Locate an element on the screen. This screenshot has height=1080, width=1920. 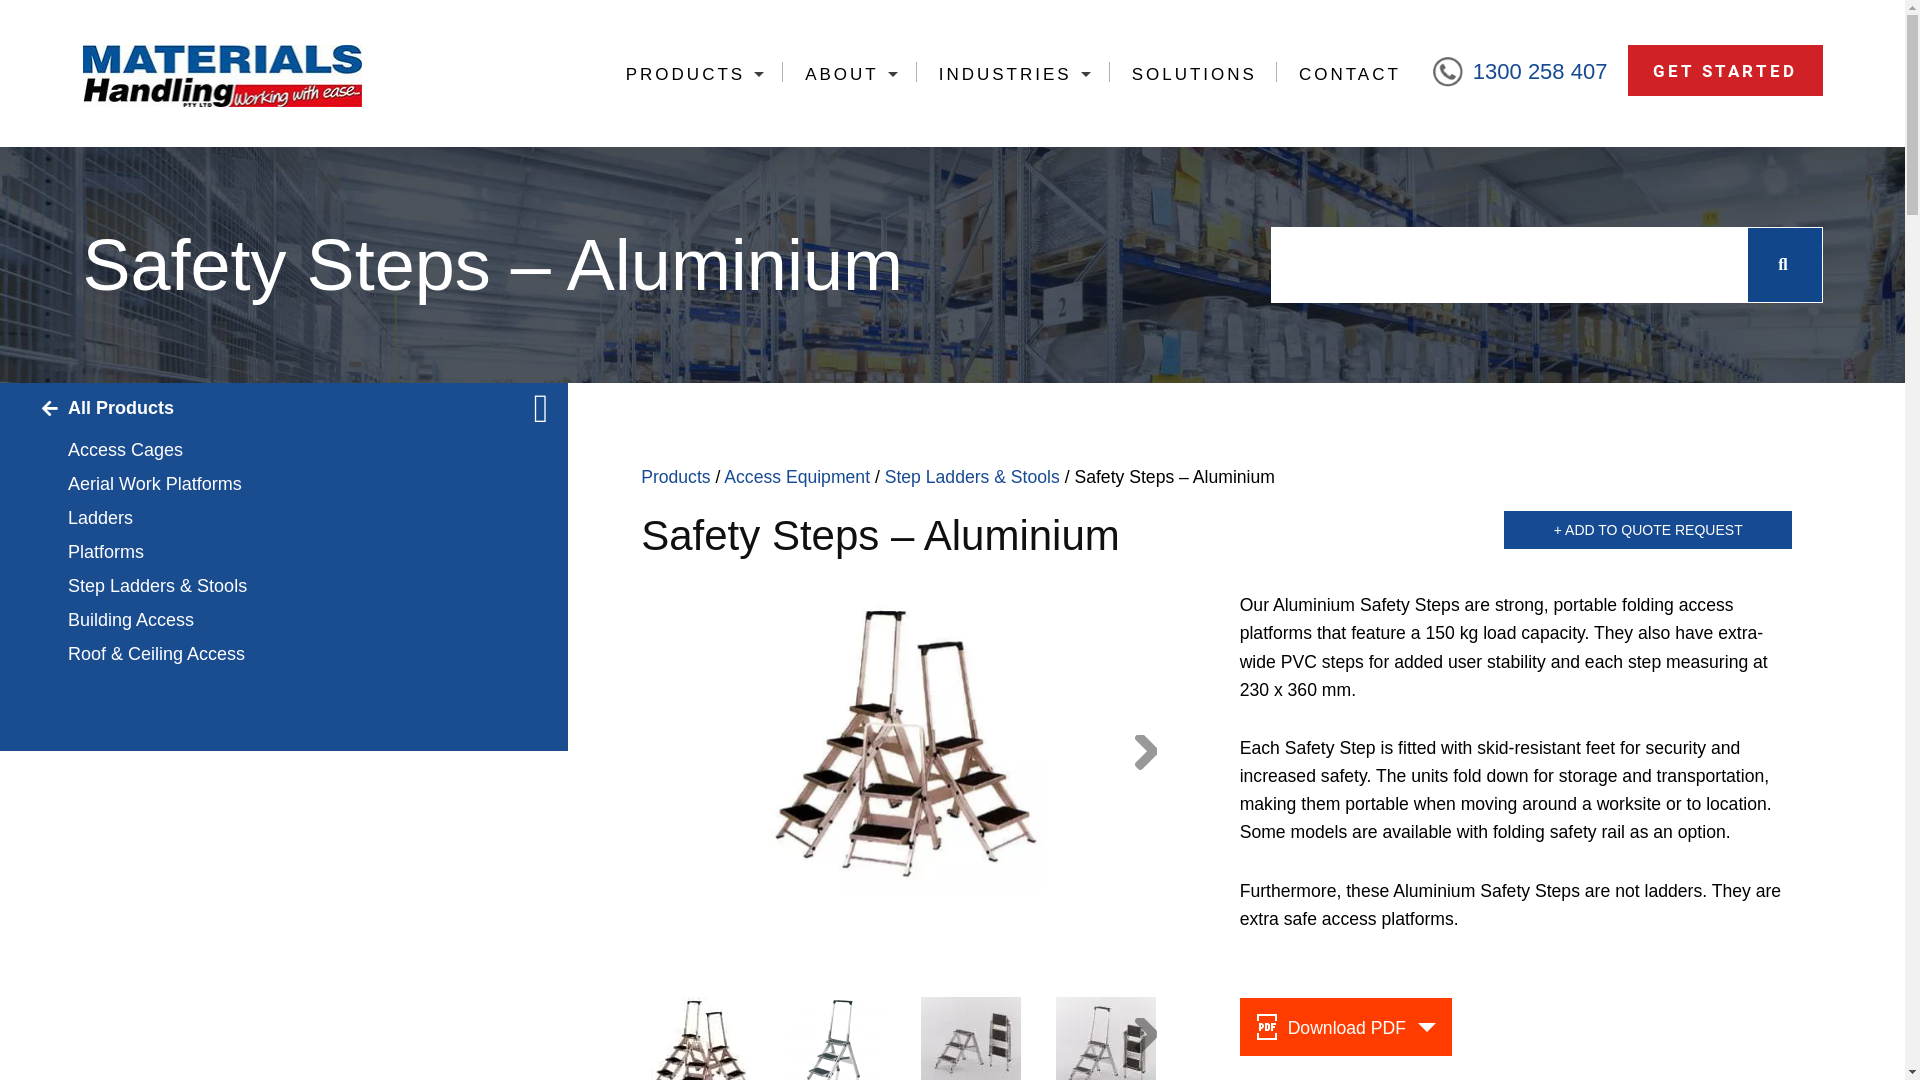
'CONTACT' is located at coordinates (1348, 72).